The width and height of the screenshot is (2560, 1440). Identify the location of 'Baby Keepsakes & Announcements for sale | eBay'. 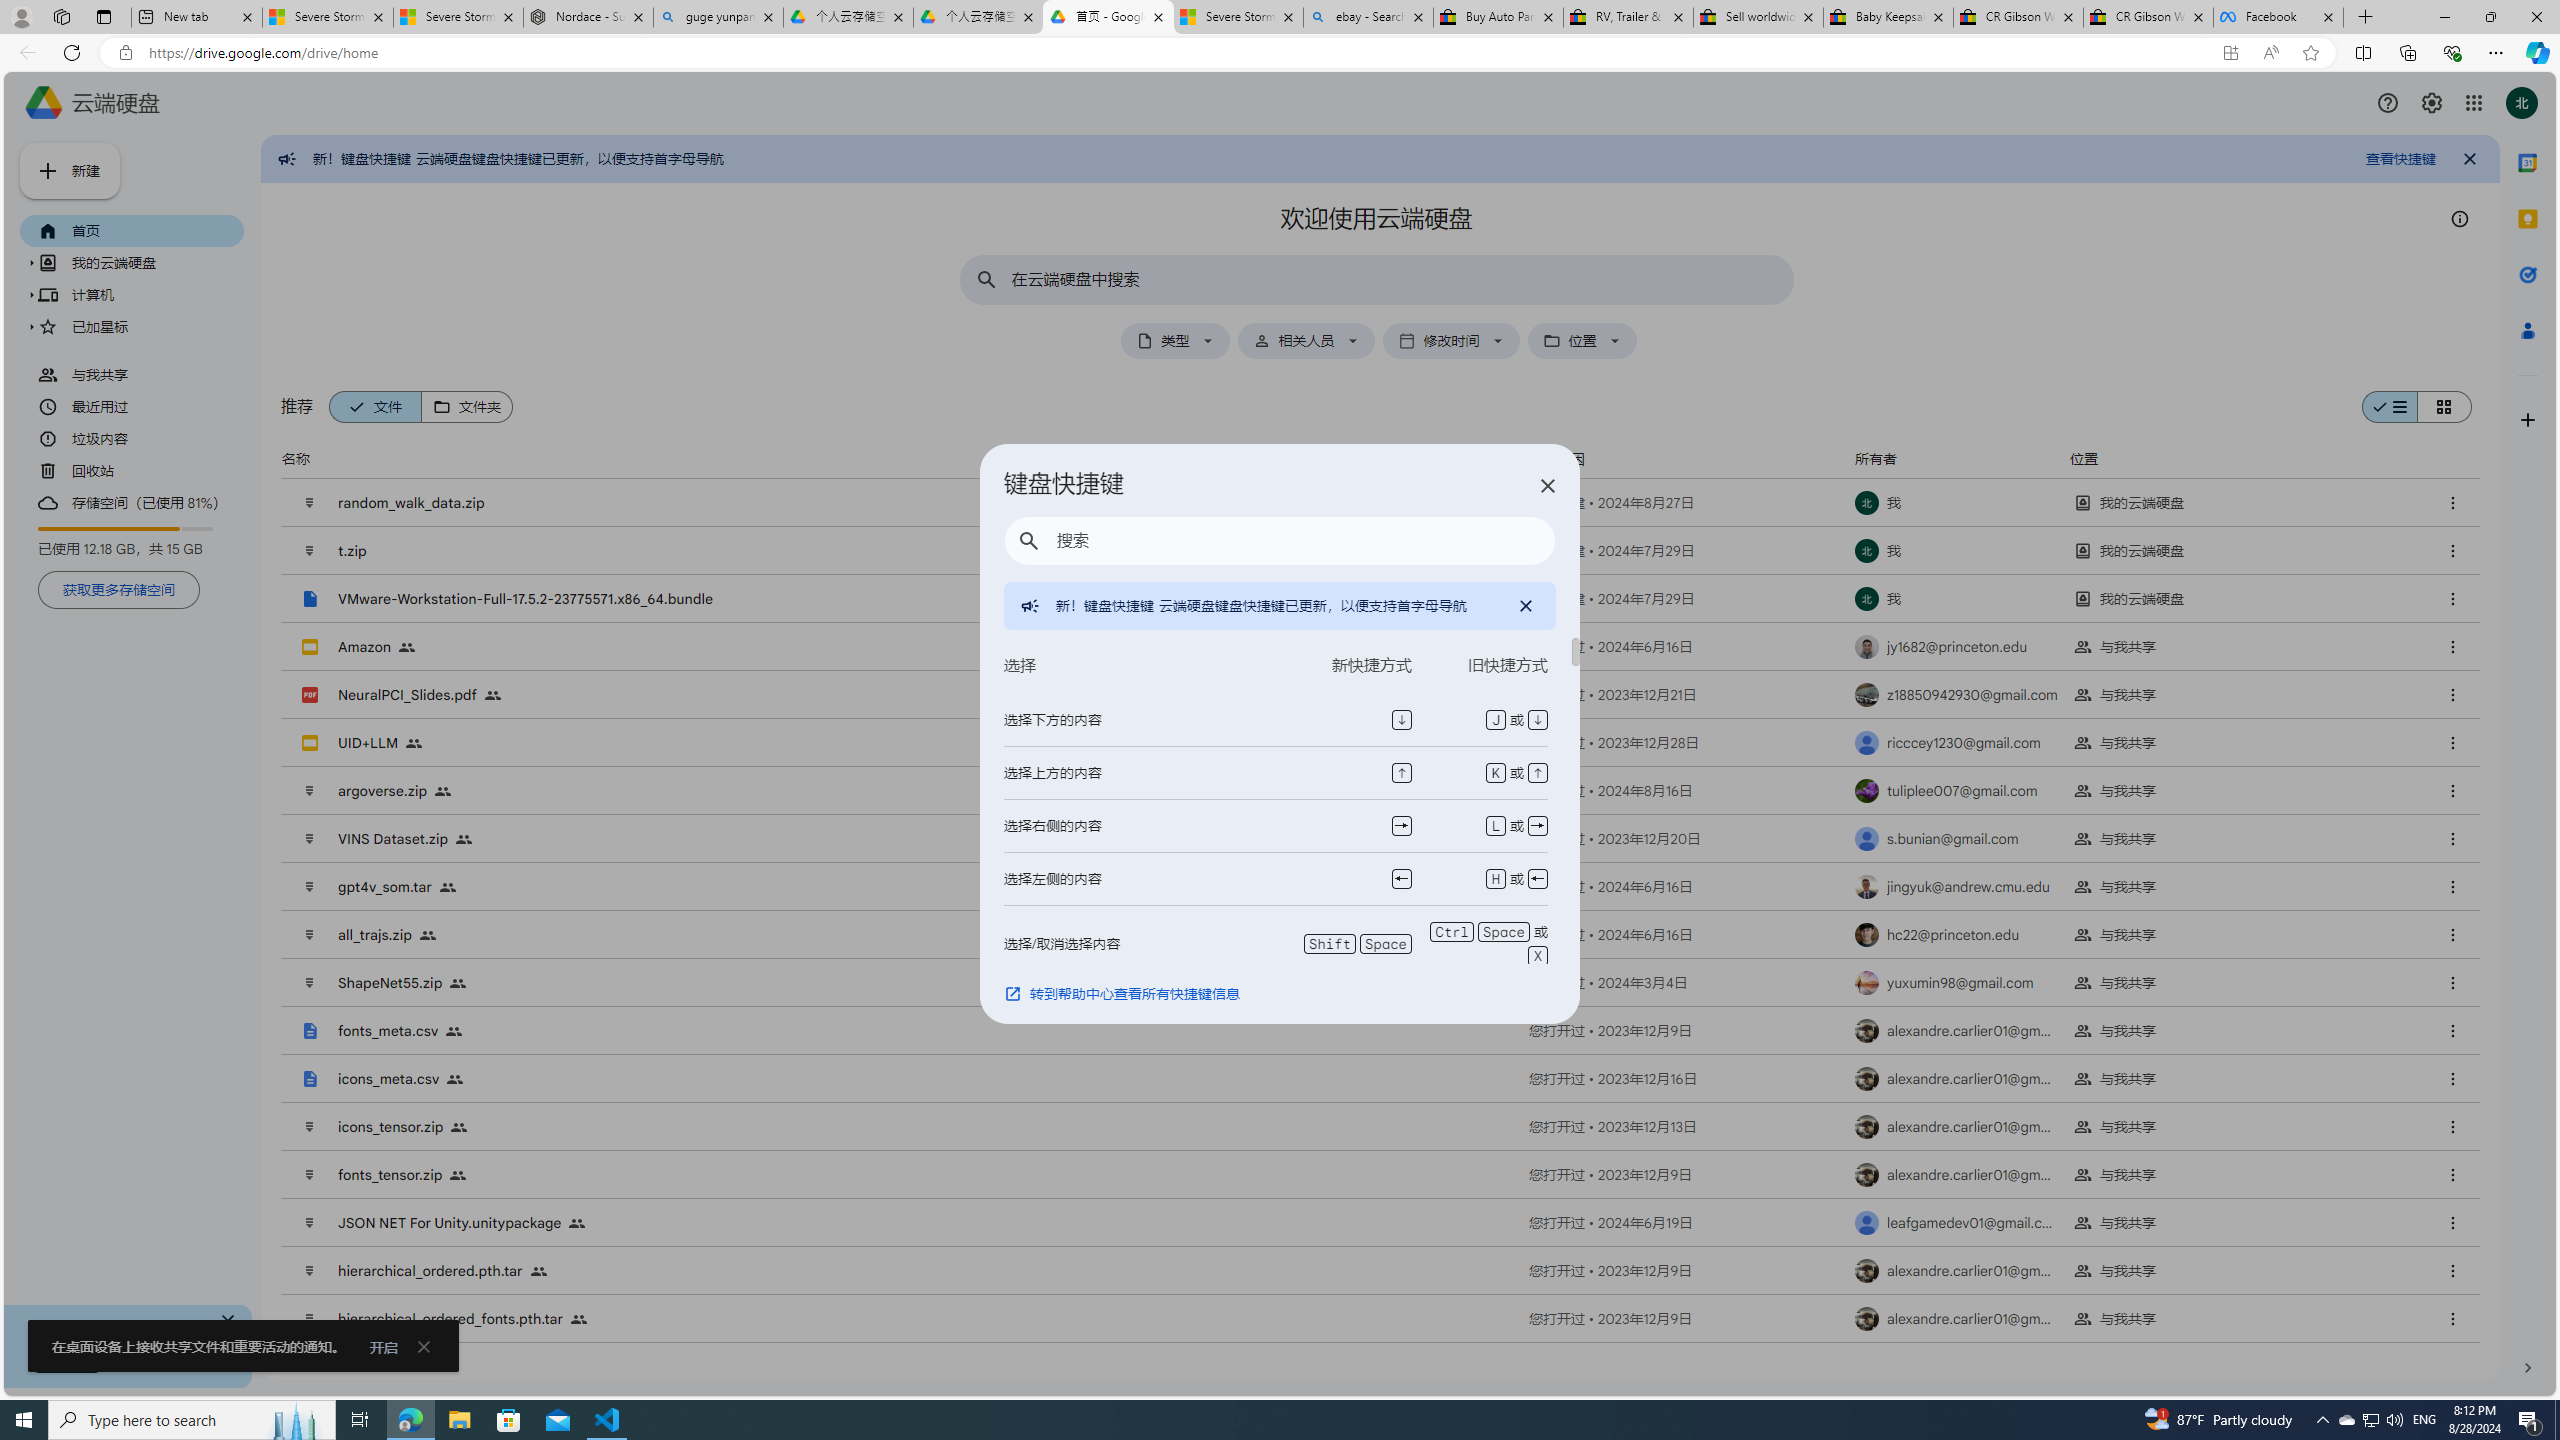
(1887, 16).